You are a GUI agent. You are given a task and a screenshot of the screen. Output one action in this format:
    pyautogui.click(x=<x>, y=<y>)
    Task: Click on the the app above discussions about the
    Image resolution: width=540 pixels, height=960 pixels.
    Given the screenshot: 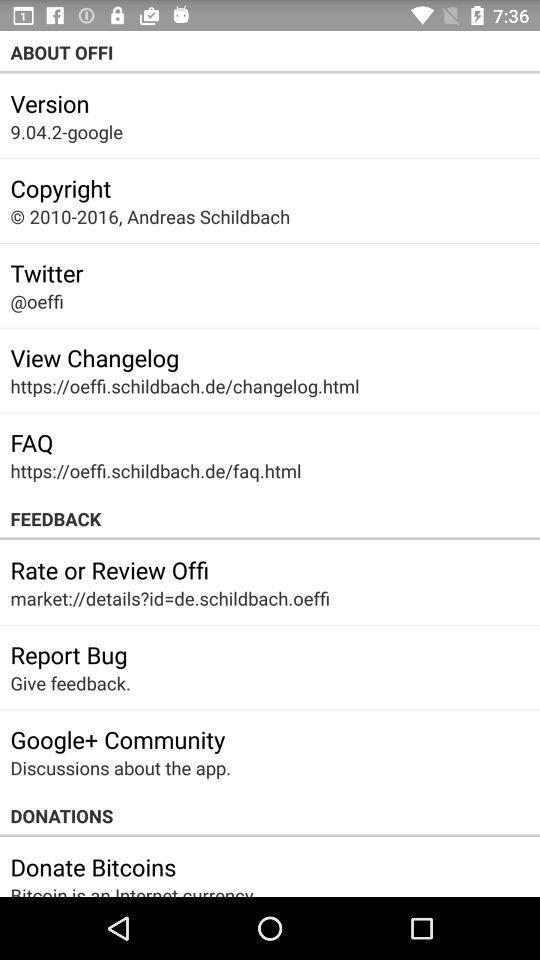 What is the action you would take?
    pyautogui.click(x=117, y=738)
    